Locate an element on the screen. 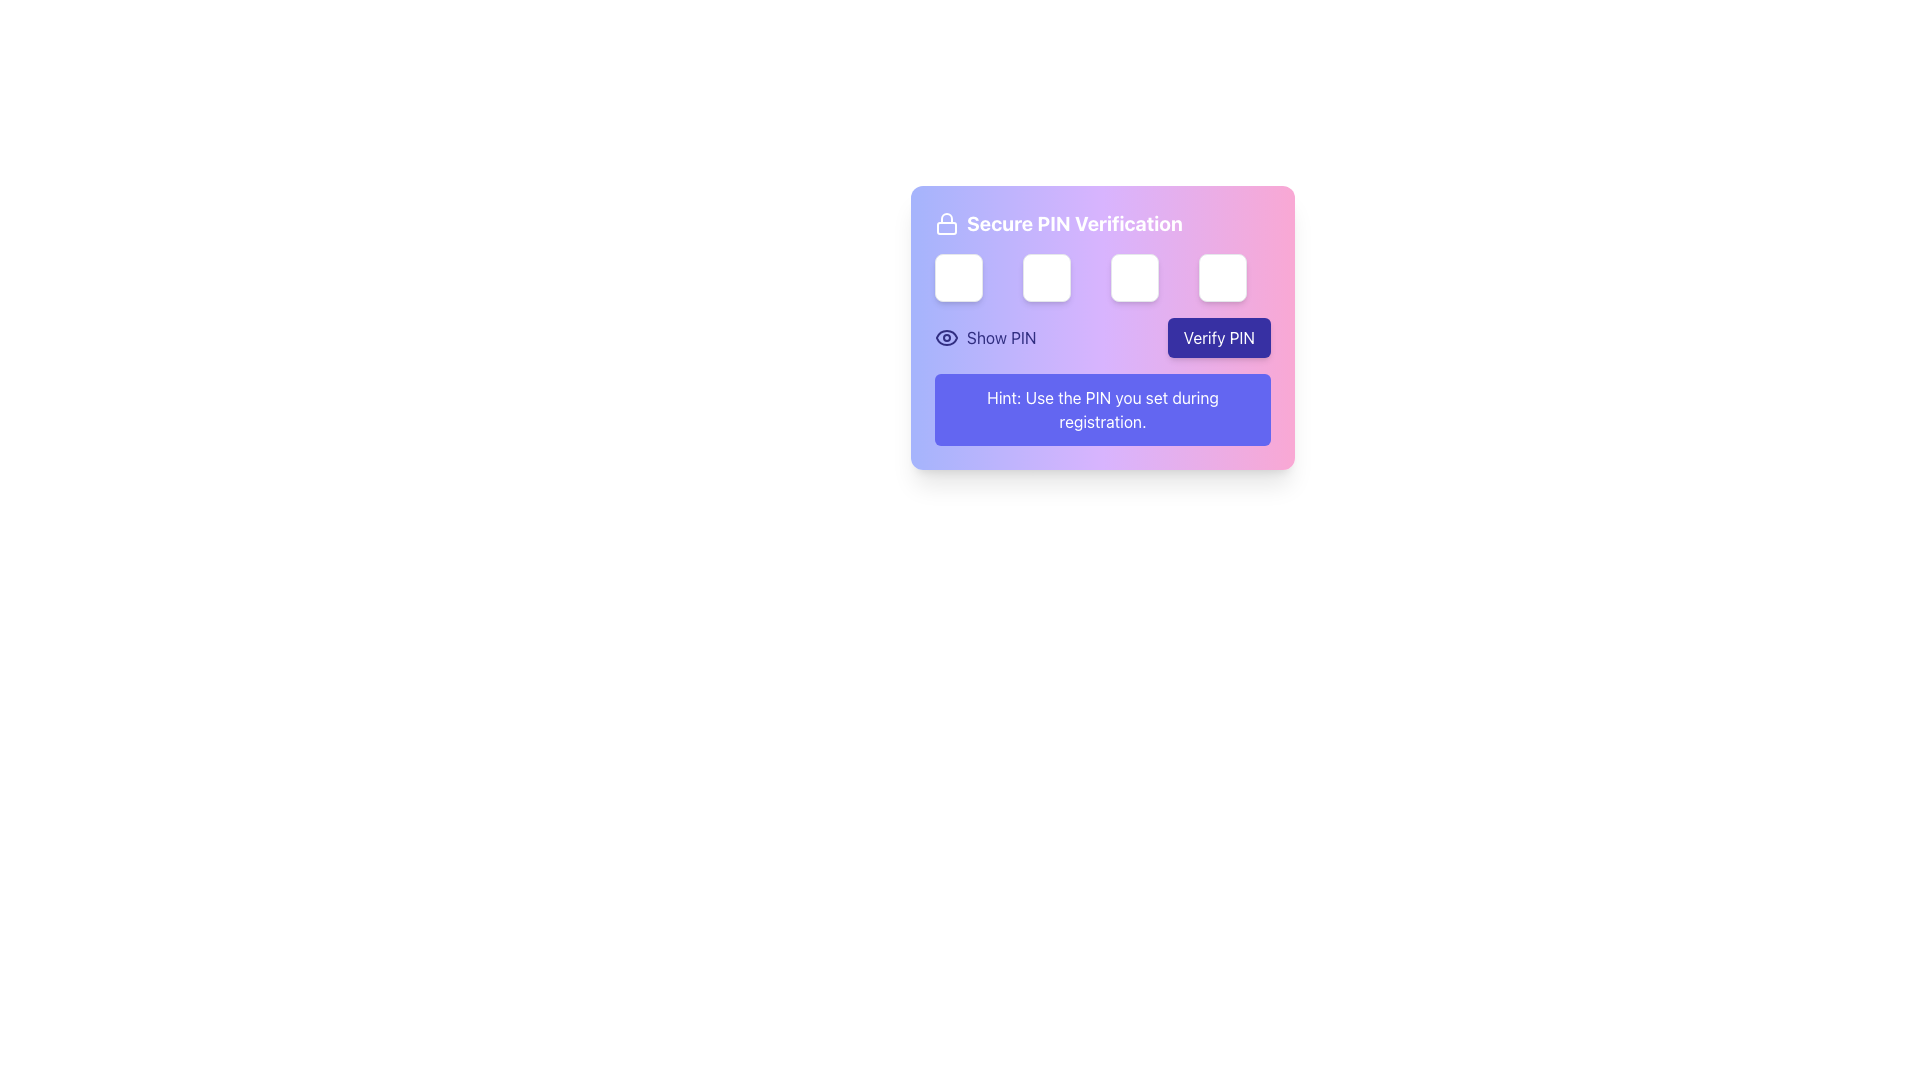 This screenshot has width=1920, height=1080. the lock icon located to the far left of the 'Secure PIN Verification' title text, which serves as a visual cue for security in the verification process is located at coordinates (945, 223).